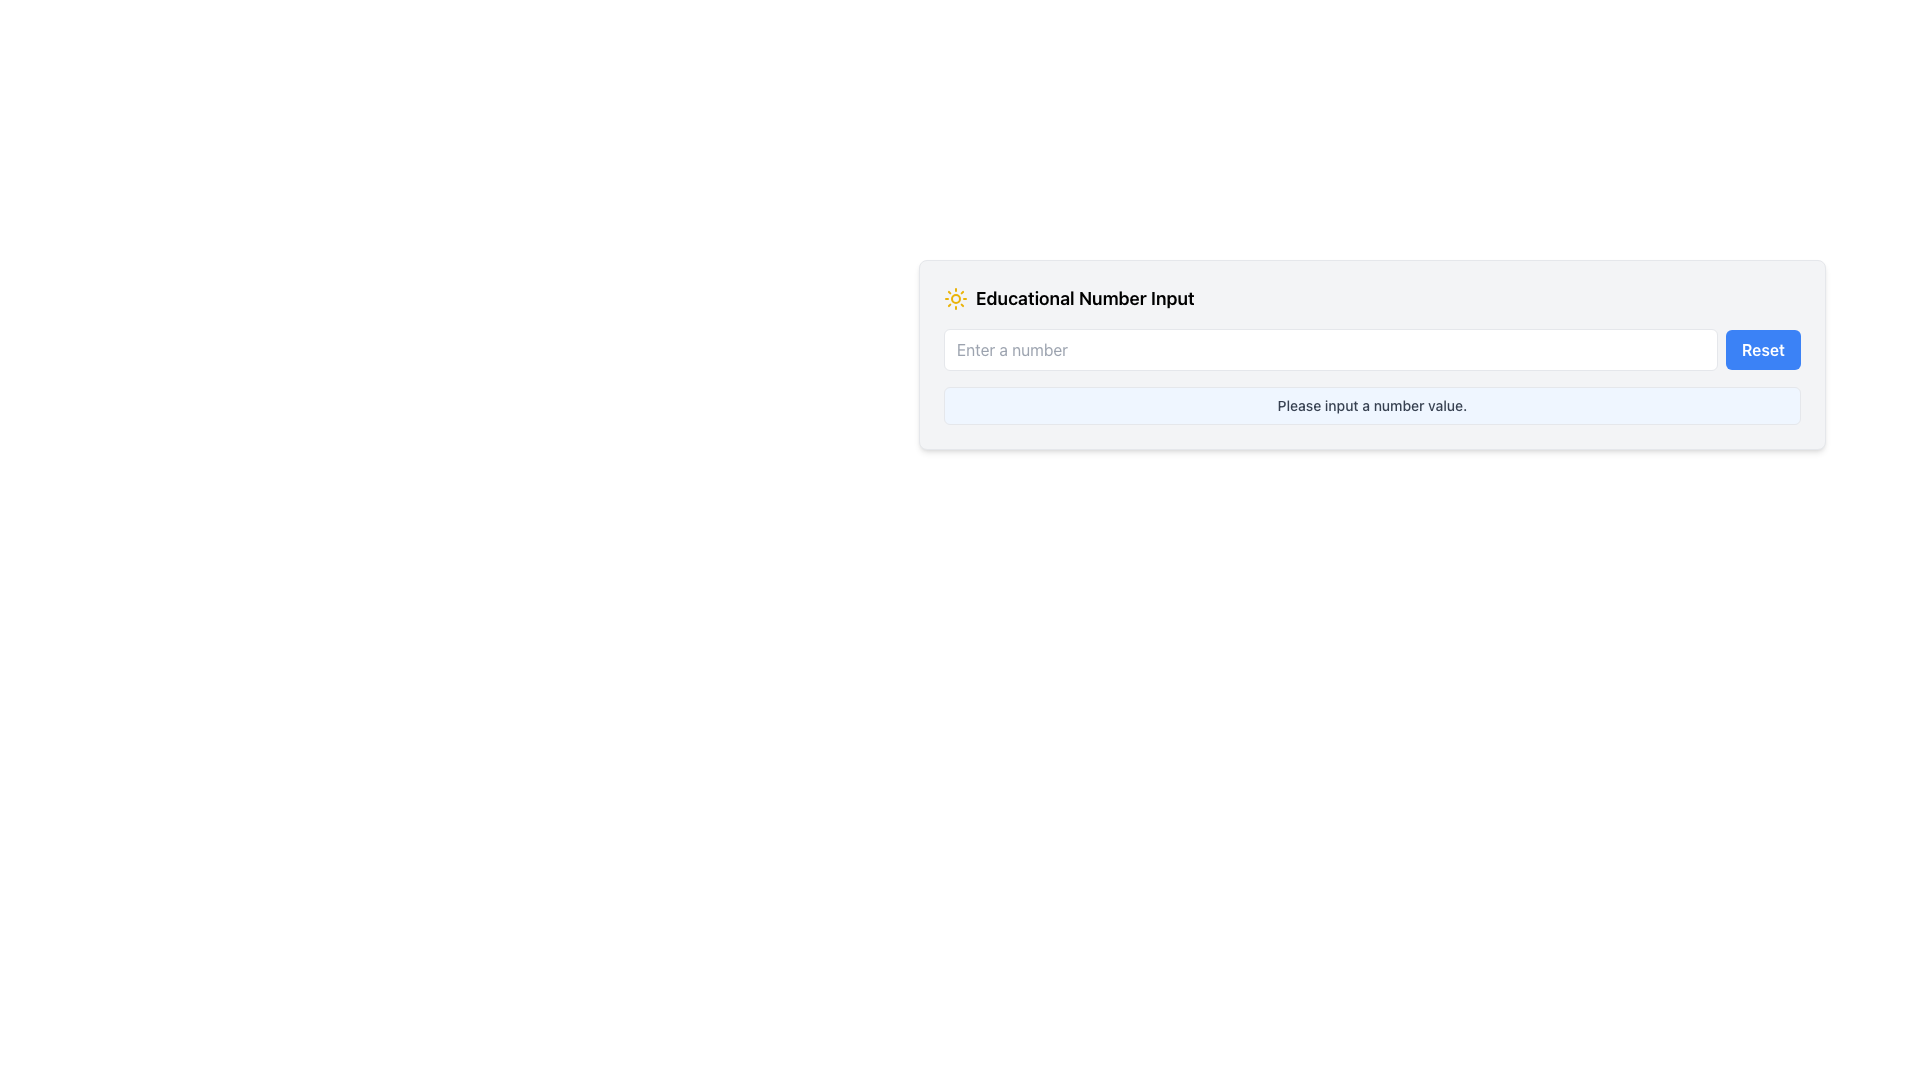 The height and width of the screenshot is (1080, 1920). I want to click on the text label that reads 'Please input a number value.' which is styled in gray color and located below the 'Educational Number Input' field, so click(1371, 405).